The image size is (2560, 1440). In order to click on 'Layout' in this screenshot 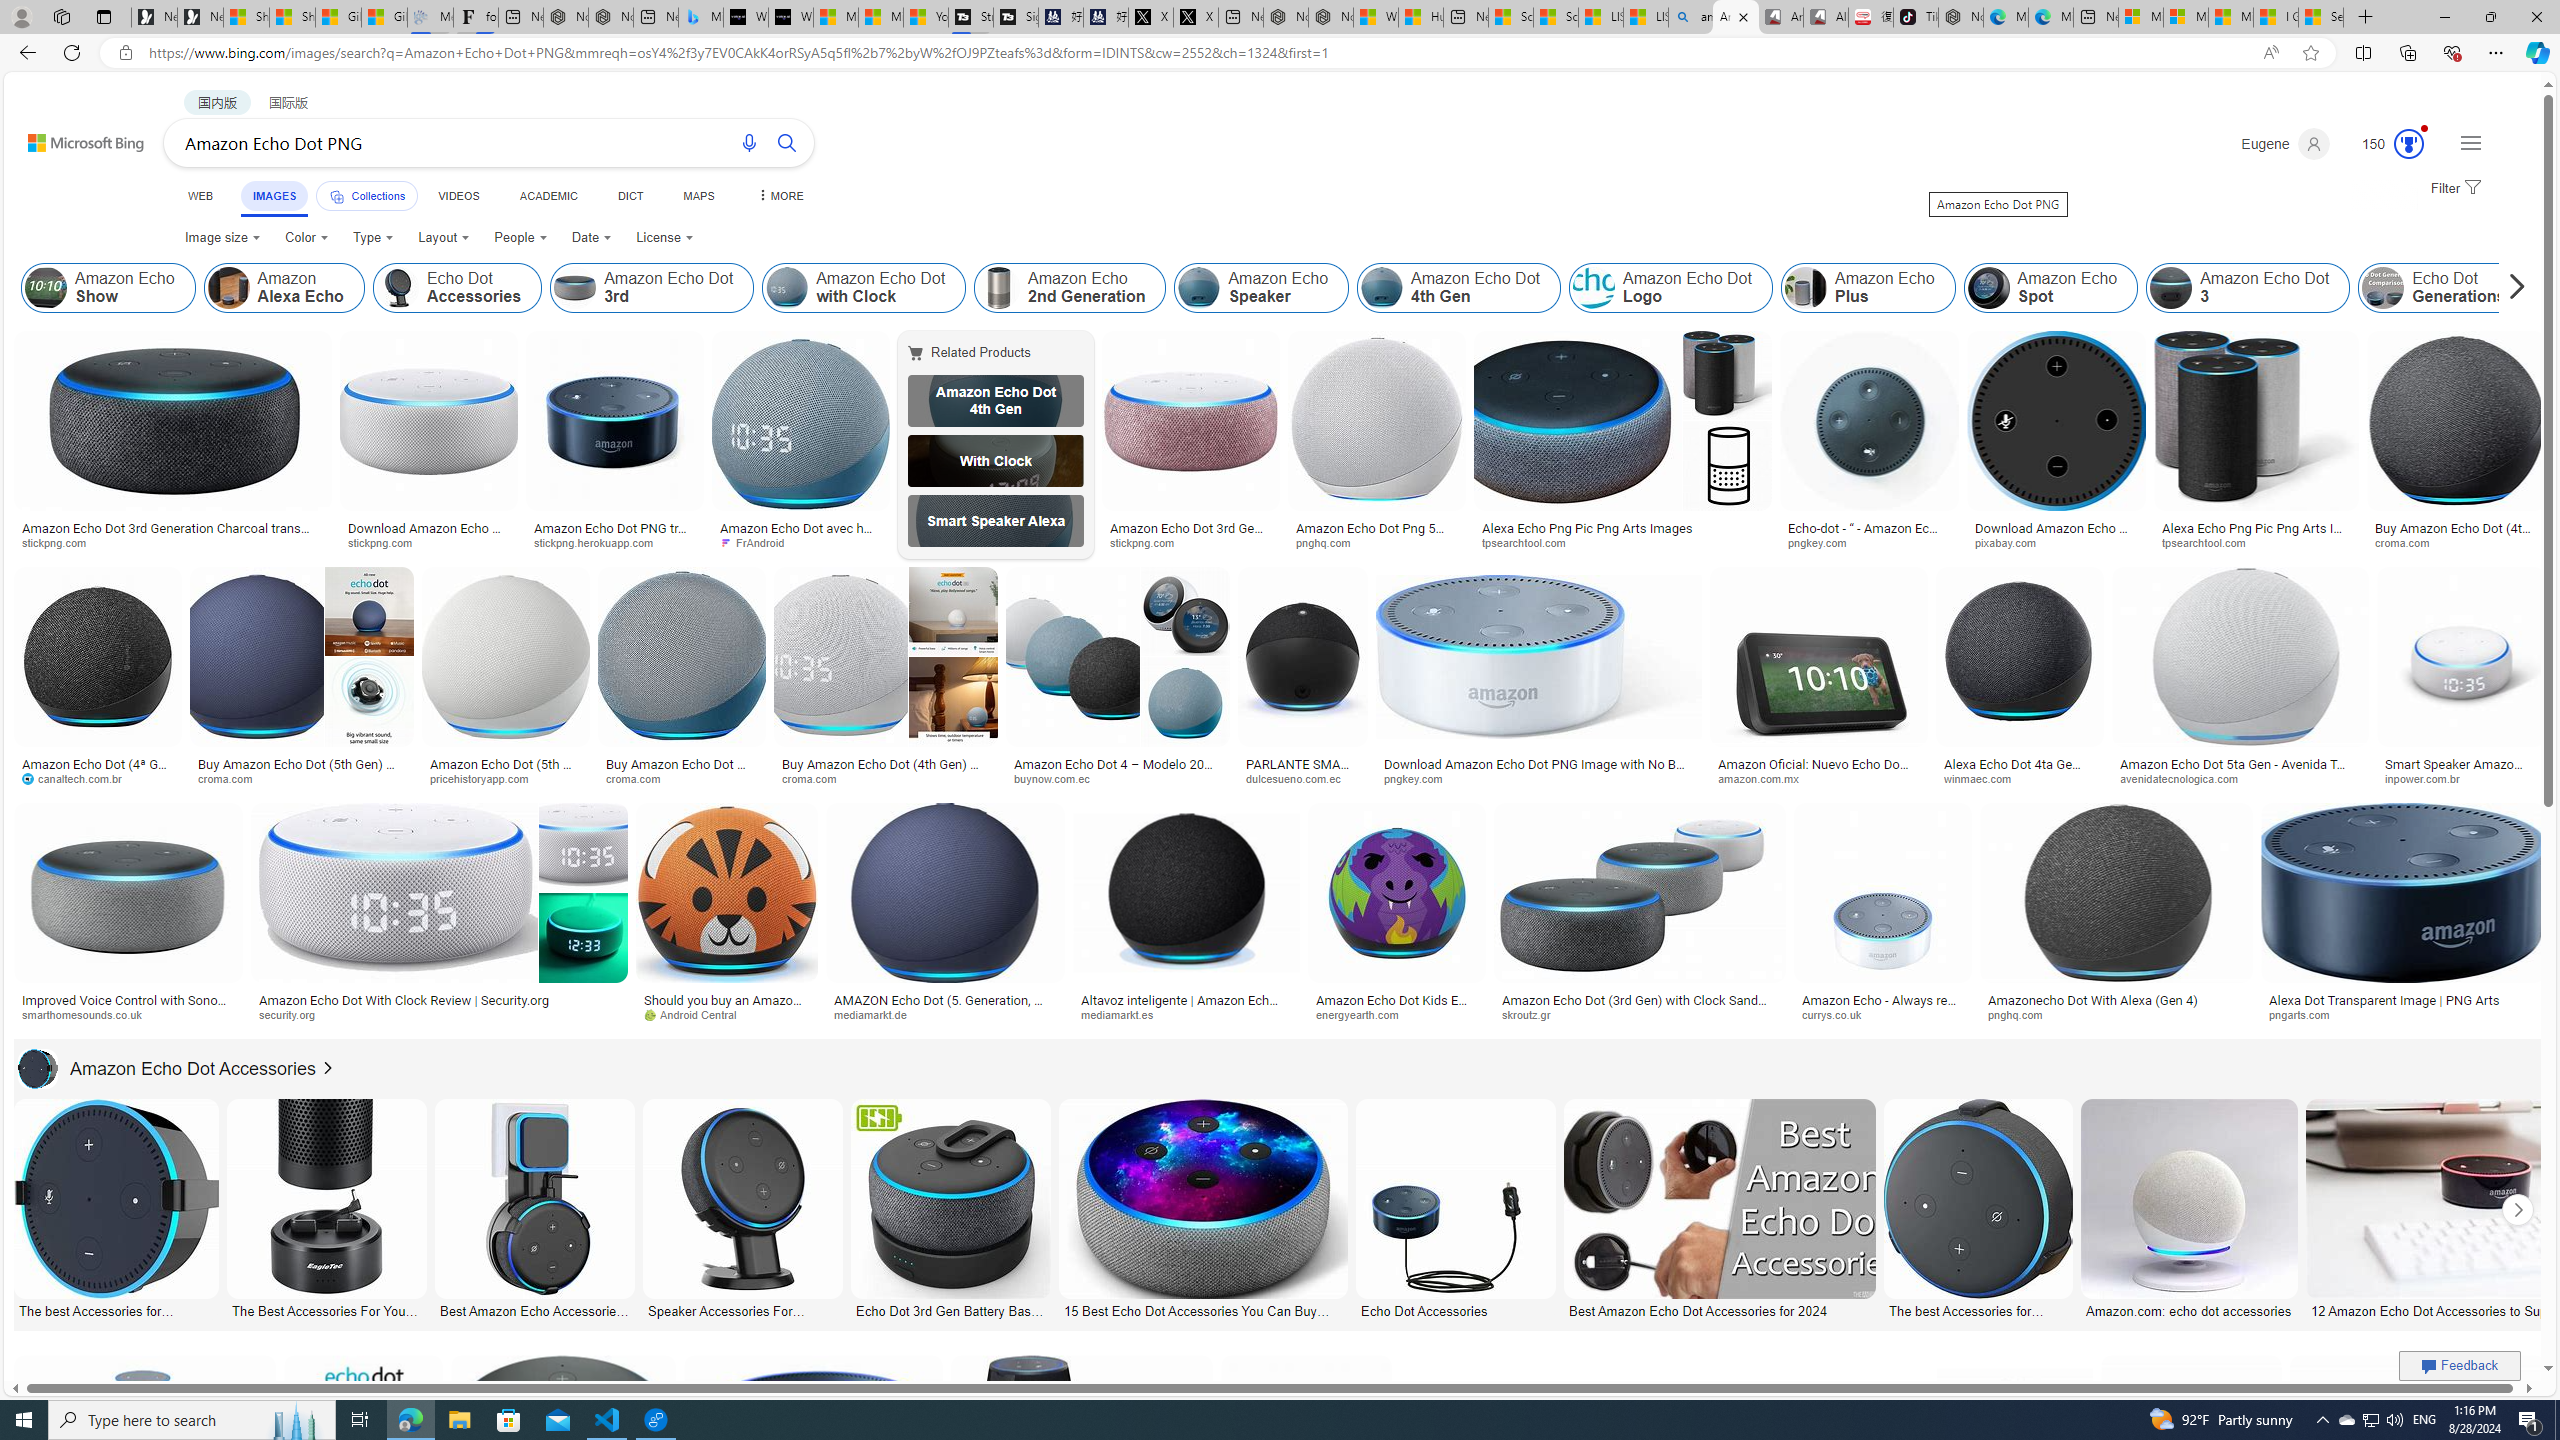, I will do `click(444, 237)`.